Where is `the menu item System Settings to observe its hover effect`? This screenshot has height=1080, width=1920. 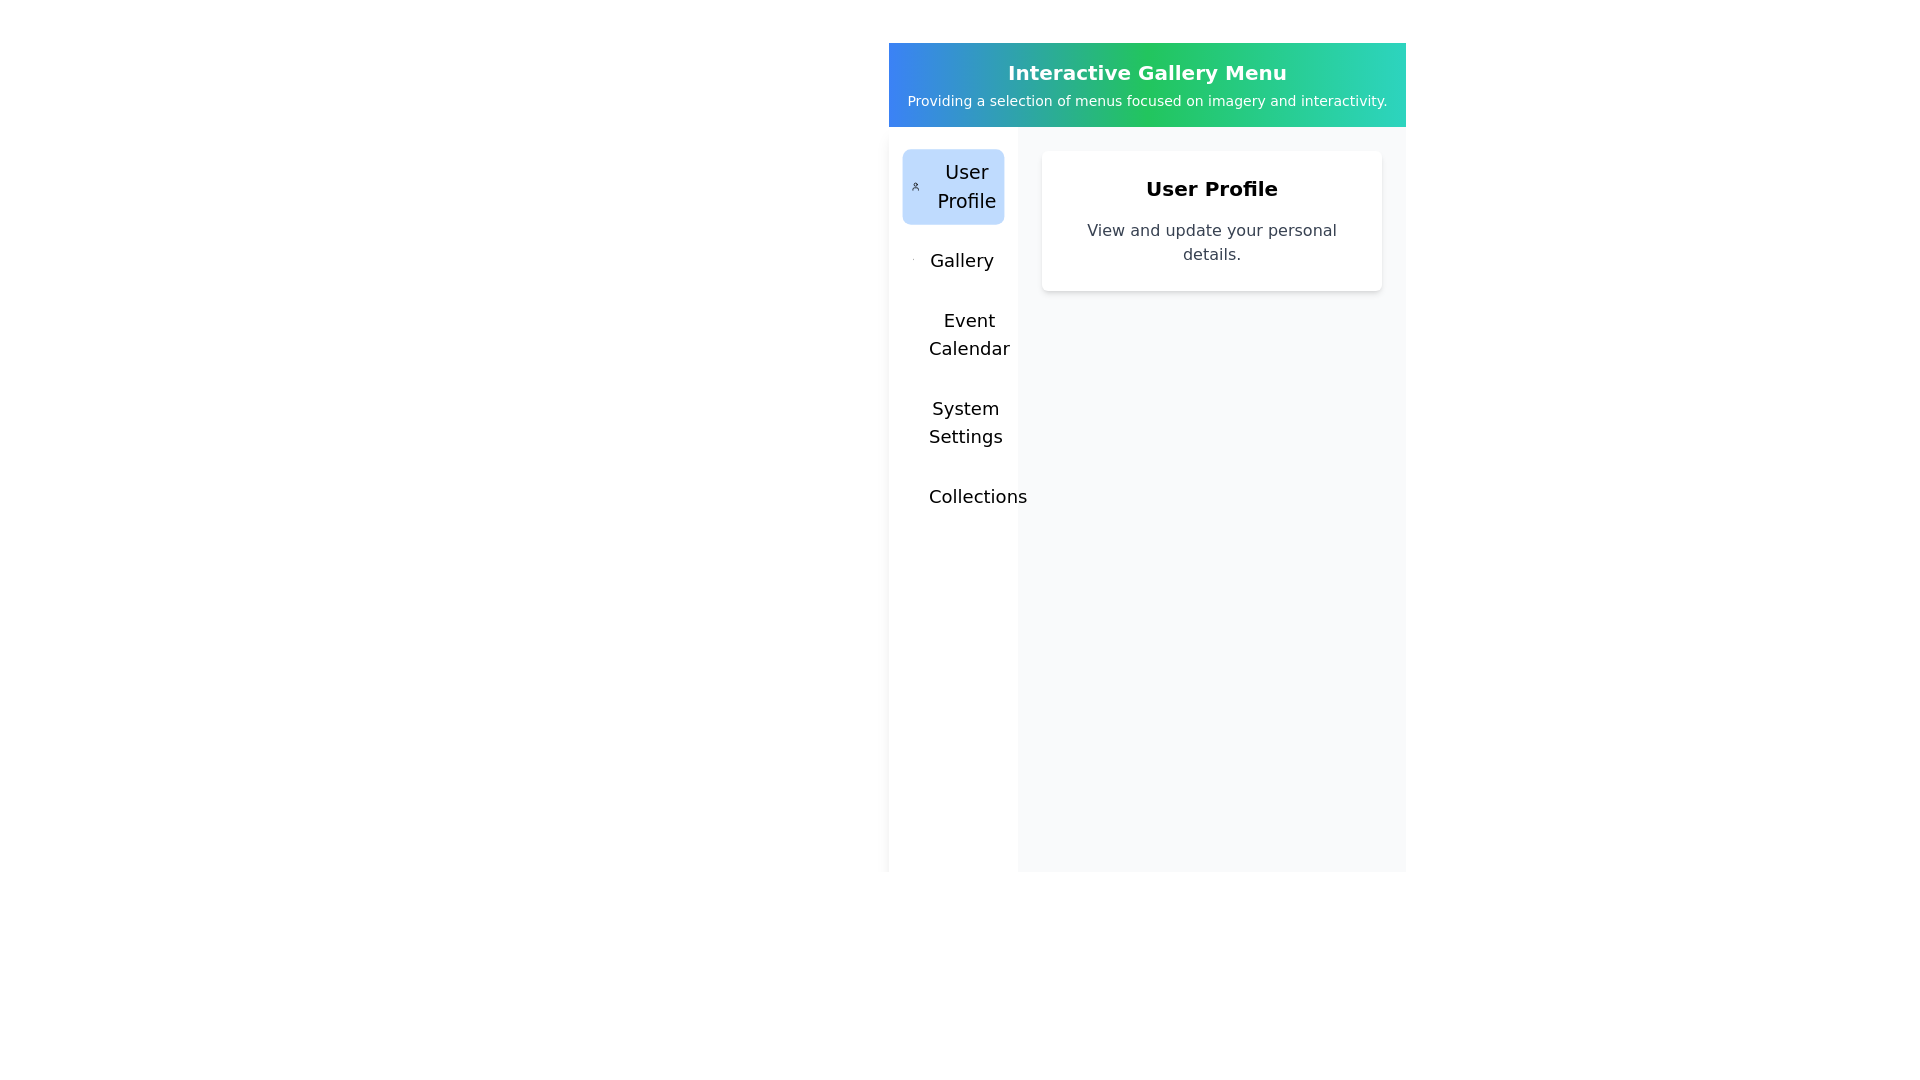
the menu item System Settings to observe its hover effect is located at coordinates (952, 422).